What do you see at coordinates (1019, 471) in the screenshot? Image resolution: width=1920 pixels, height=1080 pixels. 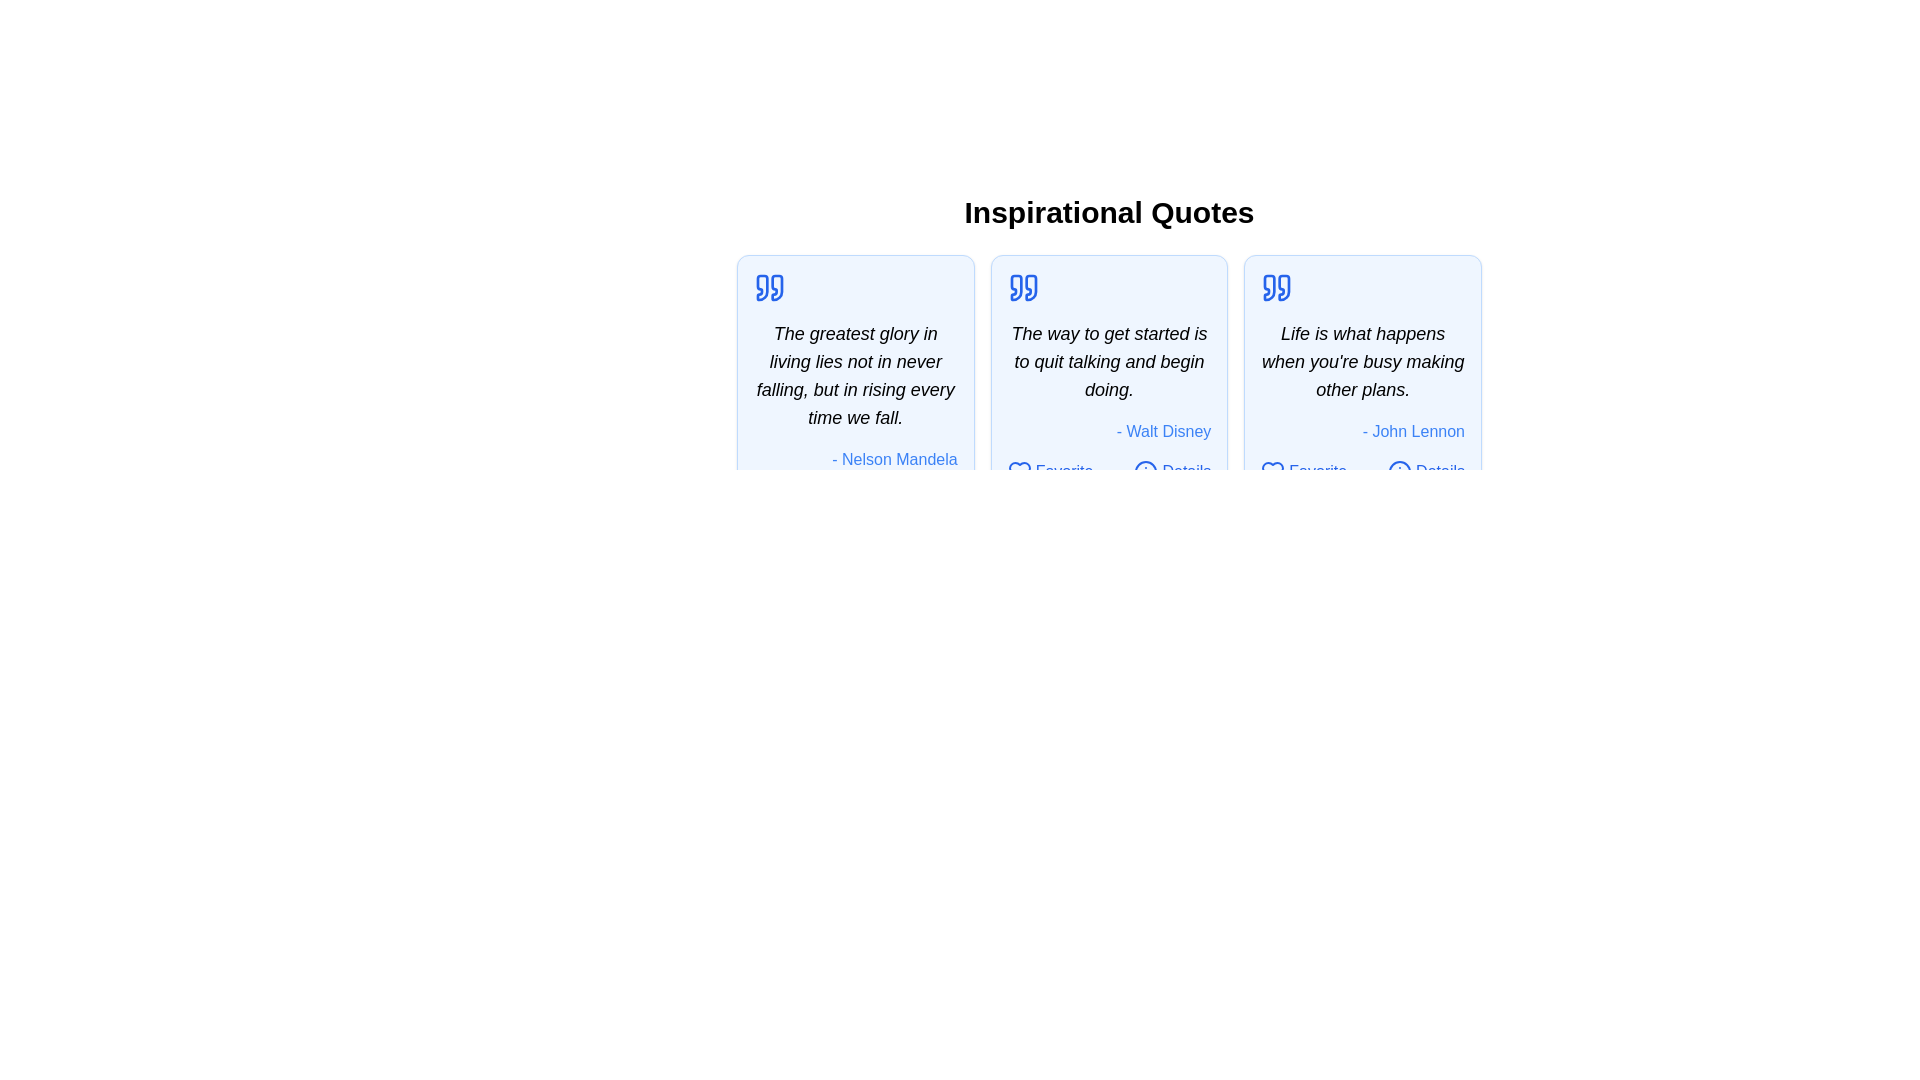 I see `the heart-shaped icon located at the bottom-left corner of the card containing the quote 'The way to get started is to quit talking and begin doing.'` at bounding box center [1019, 471].